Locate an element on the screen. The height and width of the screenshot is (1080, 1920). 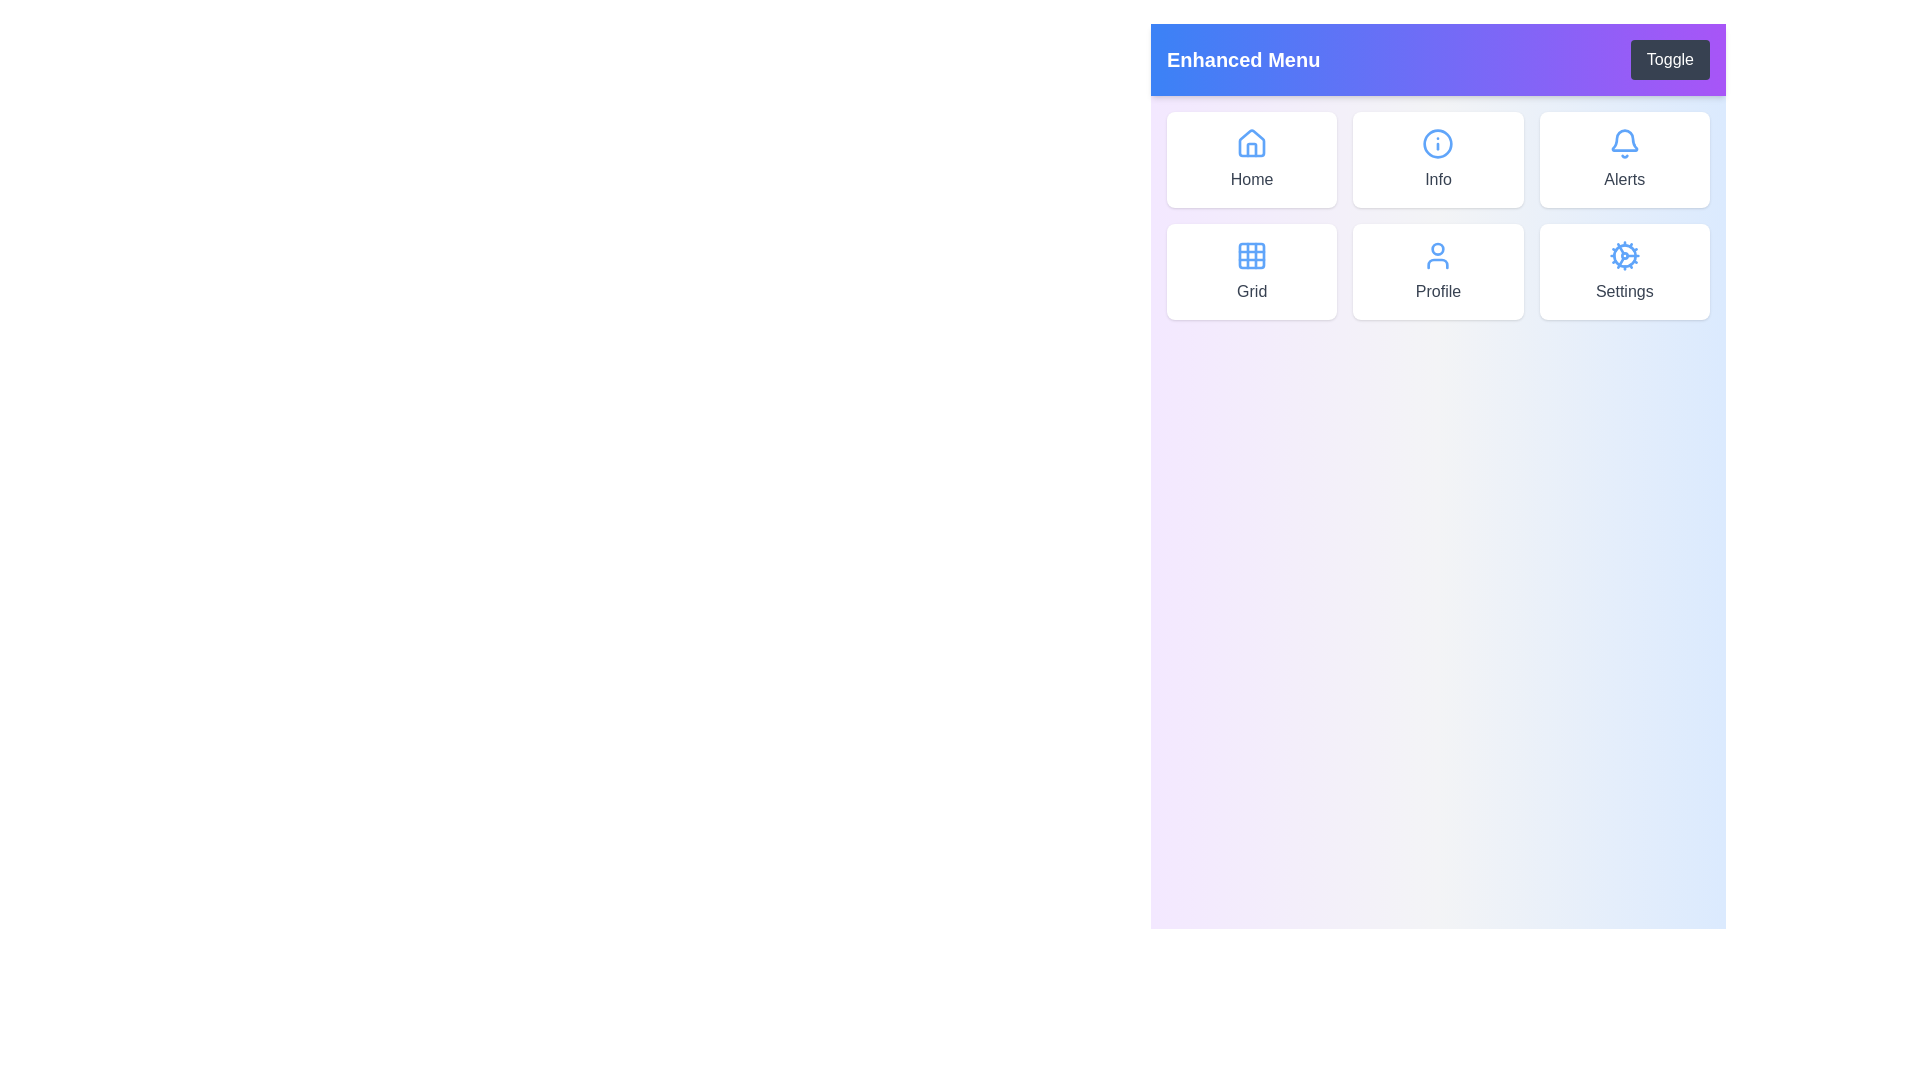
the menu item labeled Info is located at coordinates (1437, 158).